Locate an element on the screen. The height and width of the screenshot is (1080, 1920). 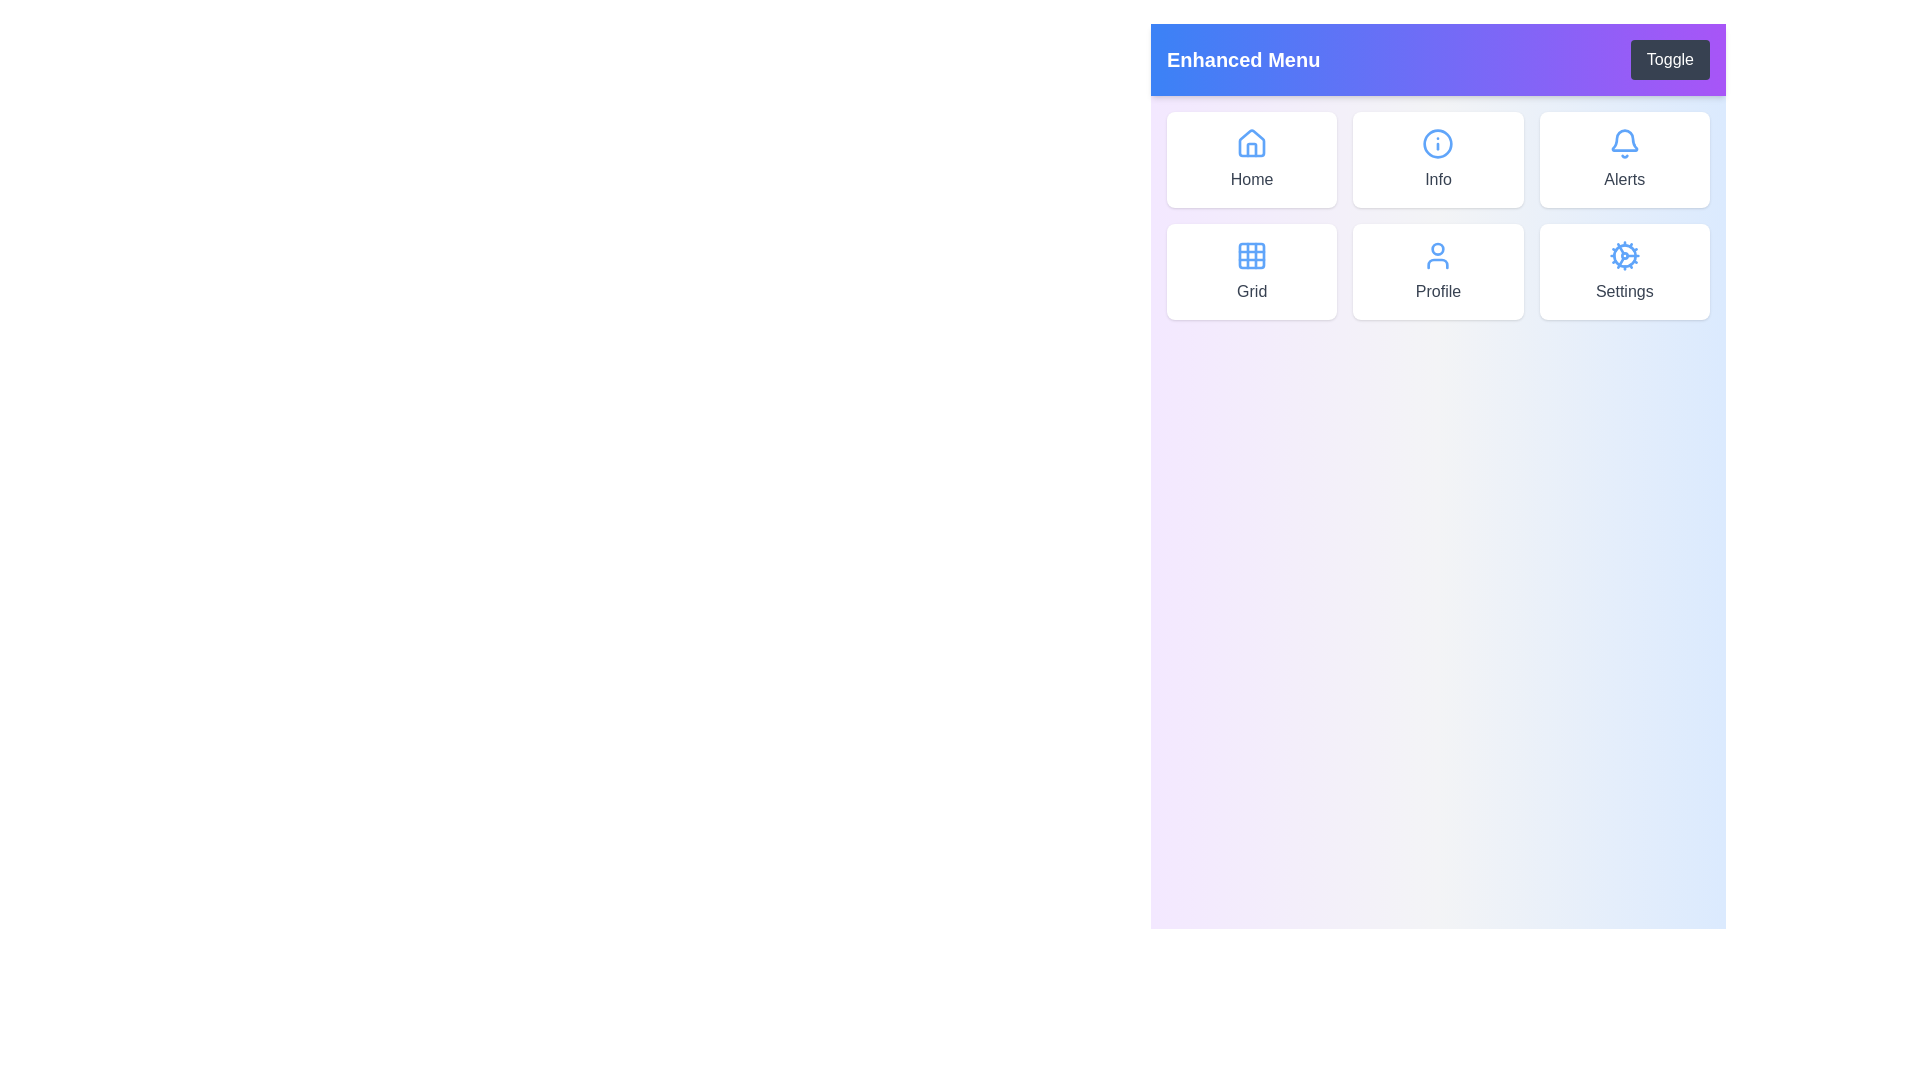
the menu item labeled Info is located at coordinates (1437, 158).